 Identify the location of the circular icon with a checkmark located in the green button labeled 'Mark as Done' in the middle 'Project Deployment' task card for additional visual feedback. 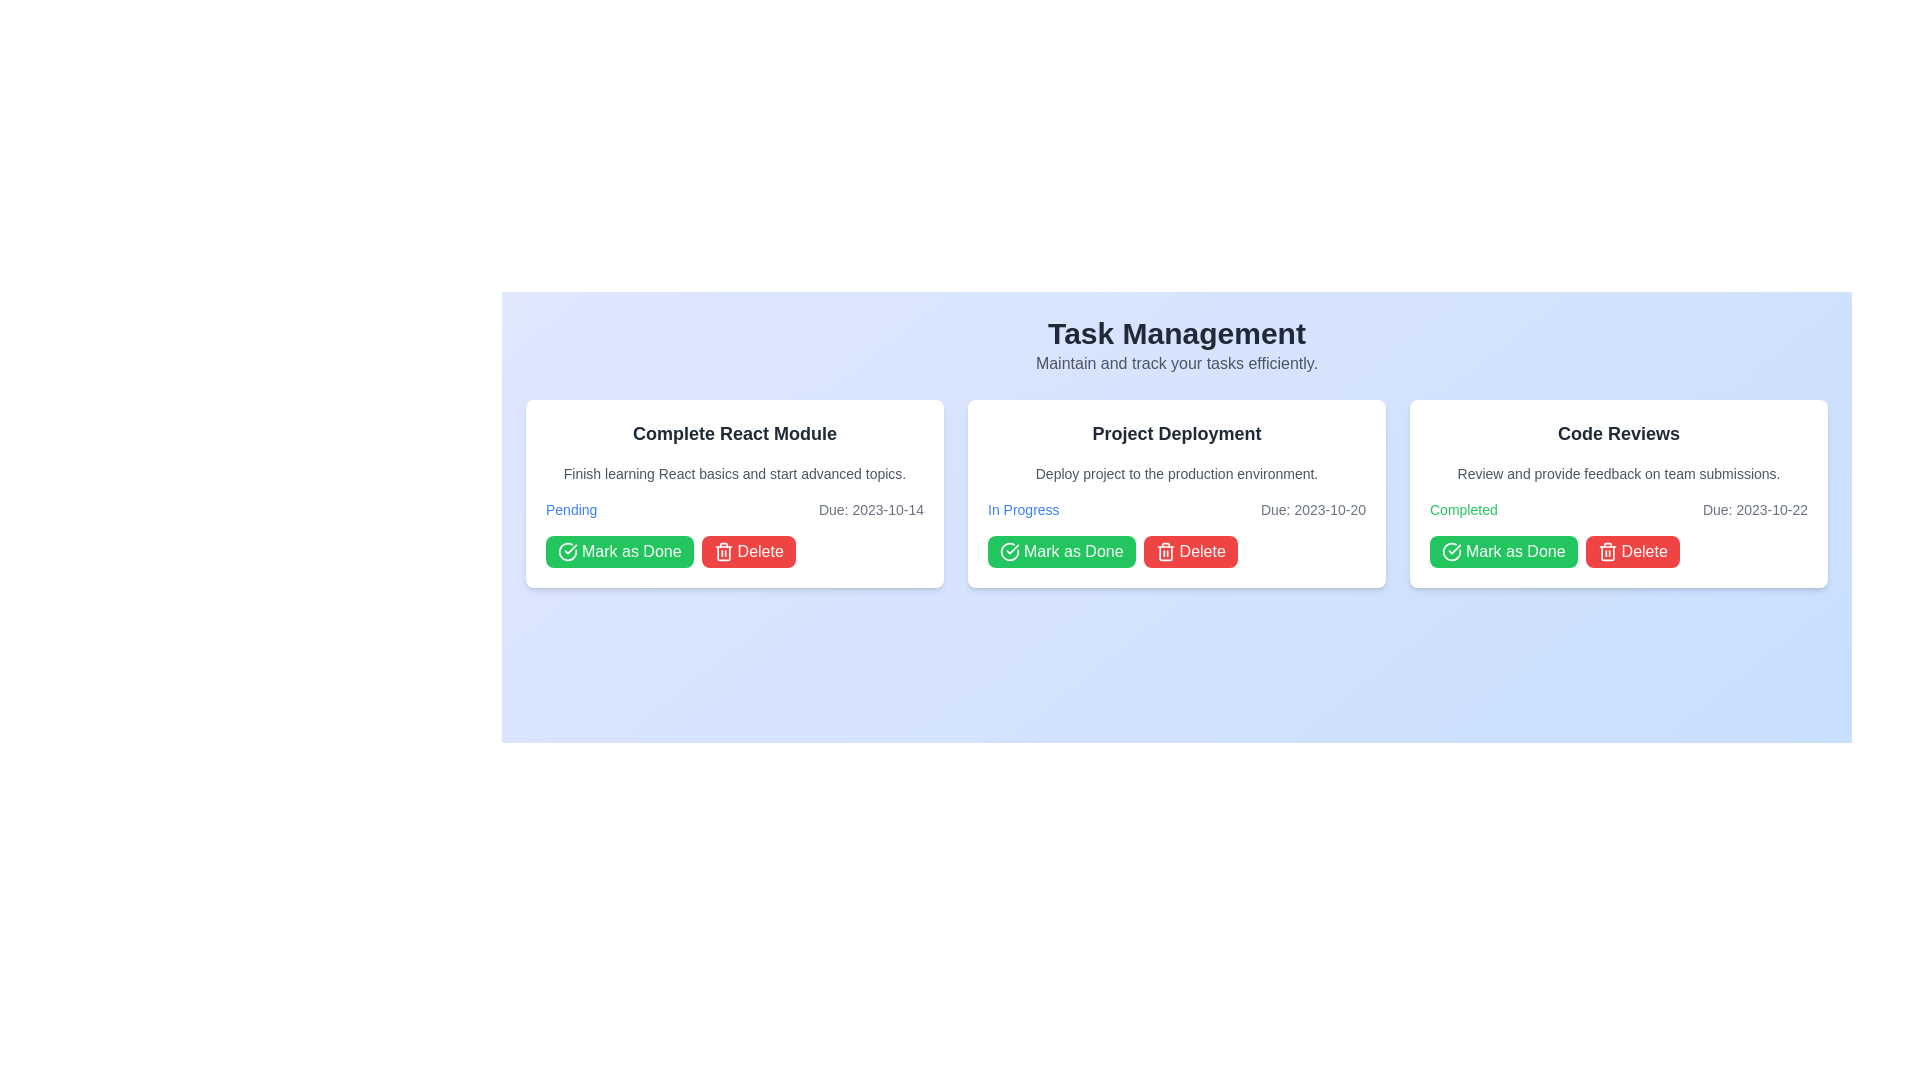
(1009, 551).